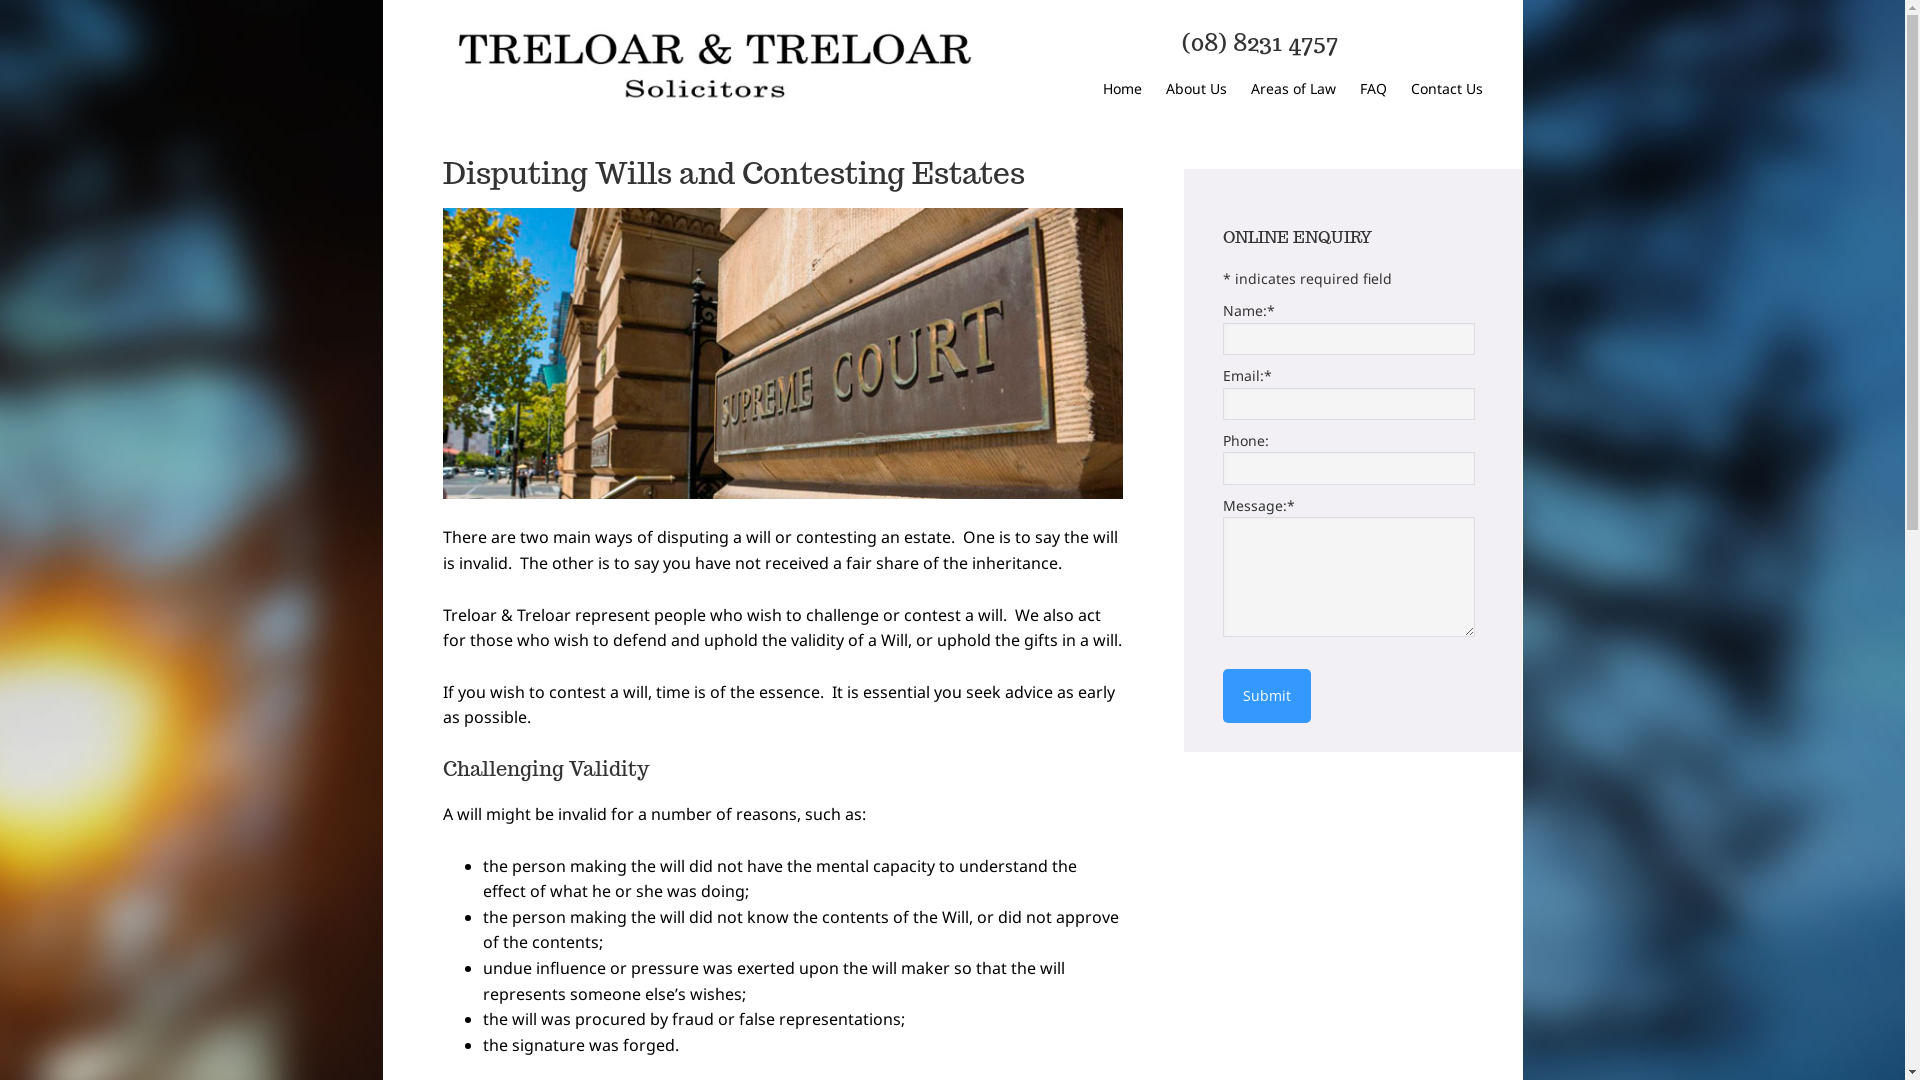 This screenshot has width=1920, height=1080. I want to click on 'About Us', so click(1196, 90).